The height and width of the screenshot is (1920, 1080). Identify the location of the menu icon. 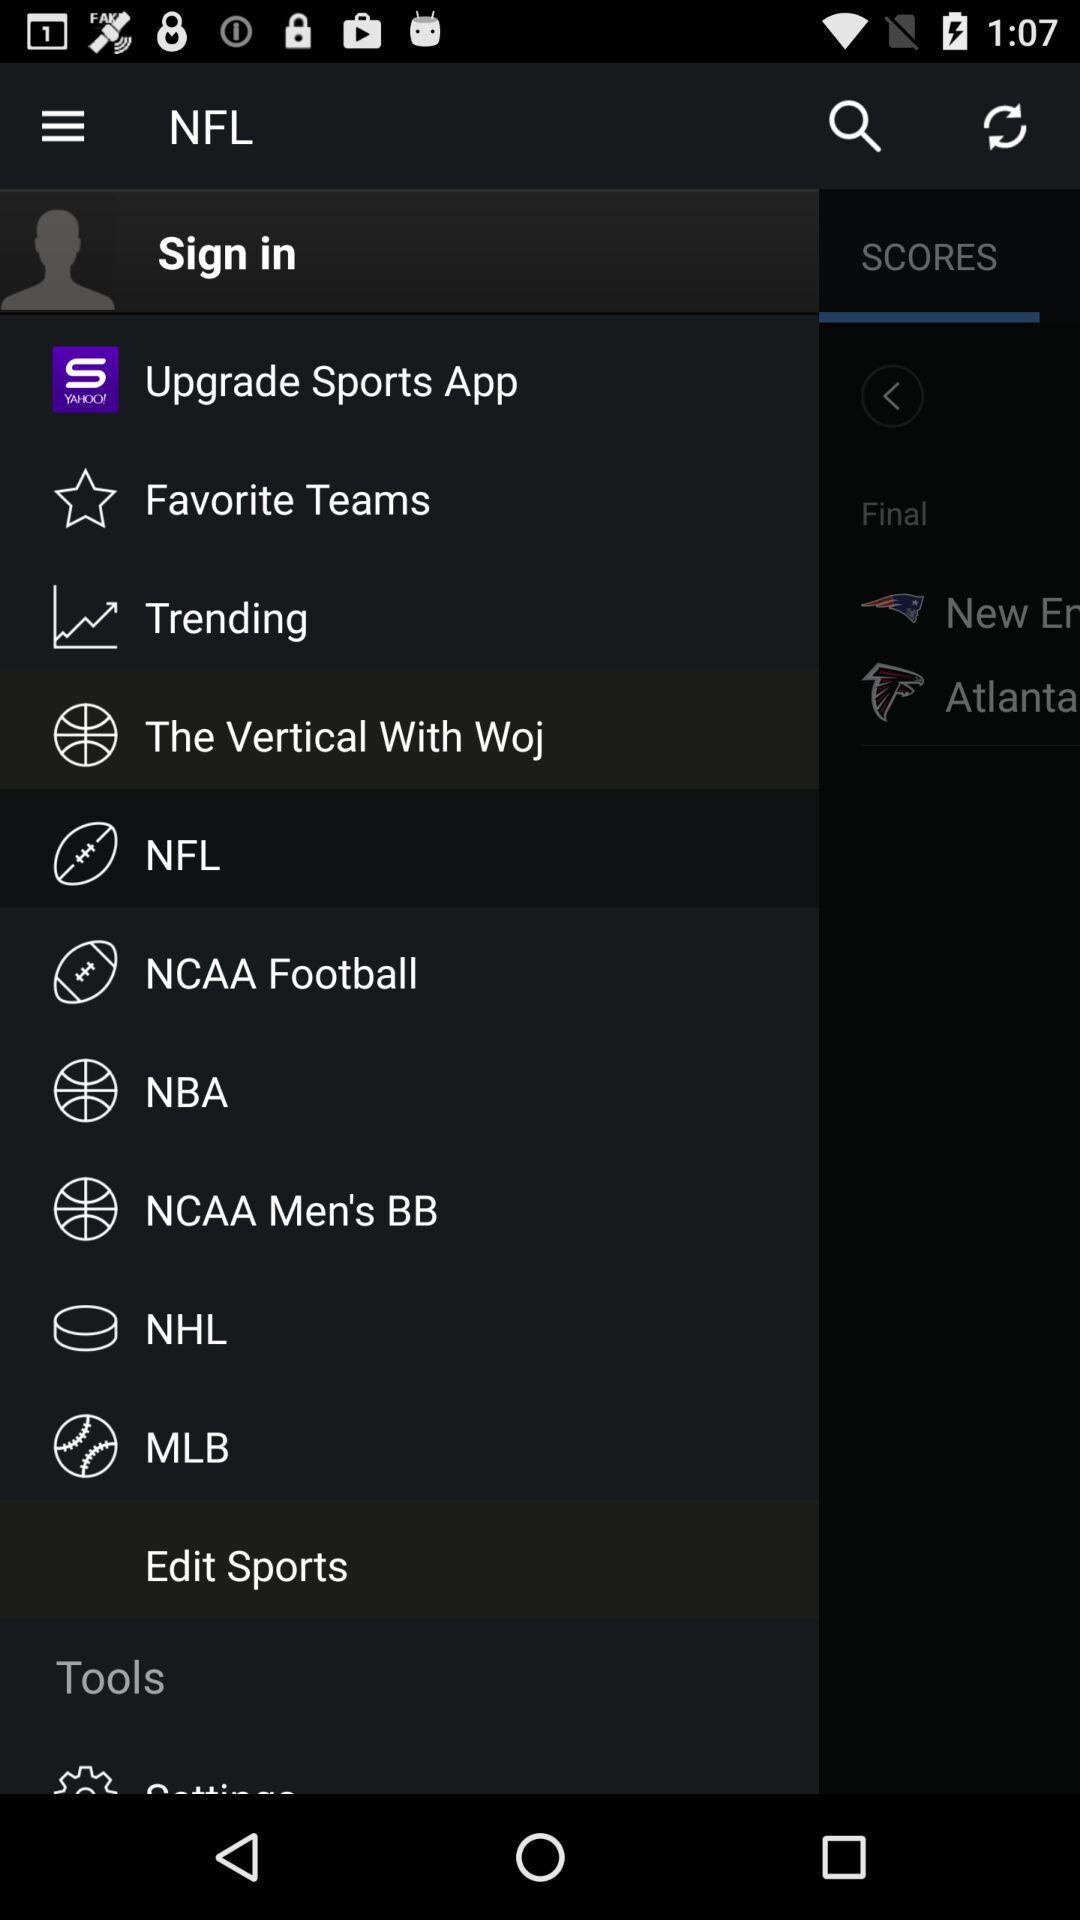
(61, 133).